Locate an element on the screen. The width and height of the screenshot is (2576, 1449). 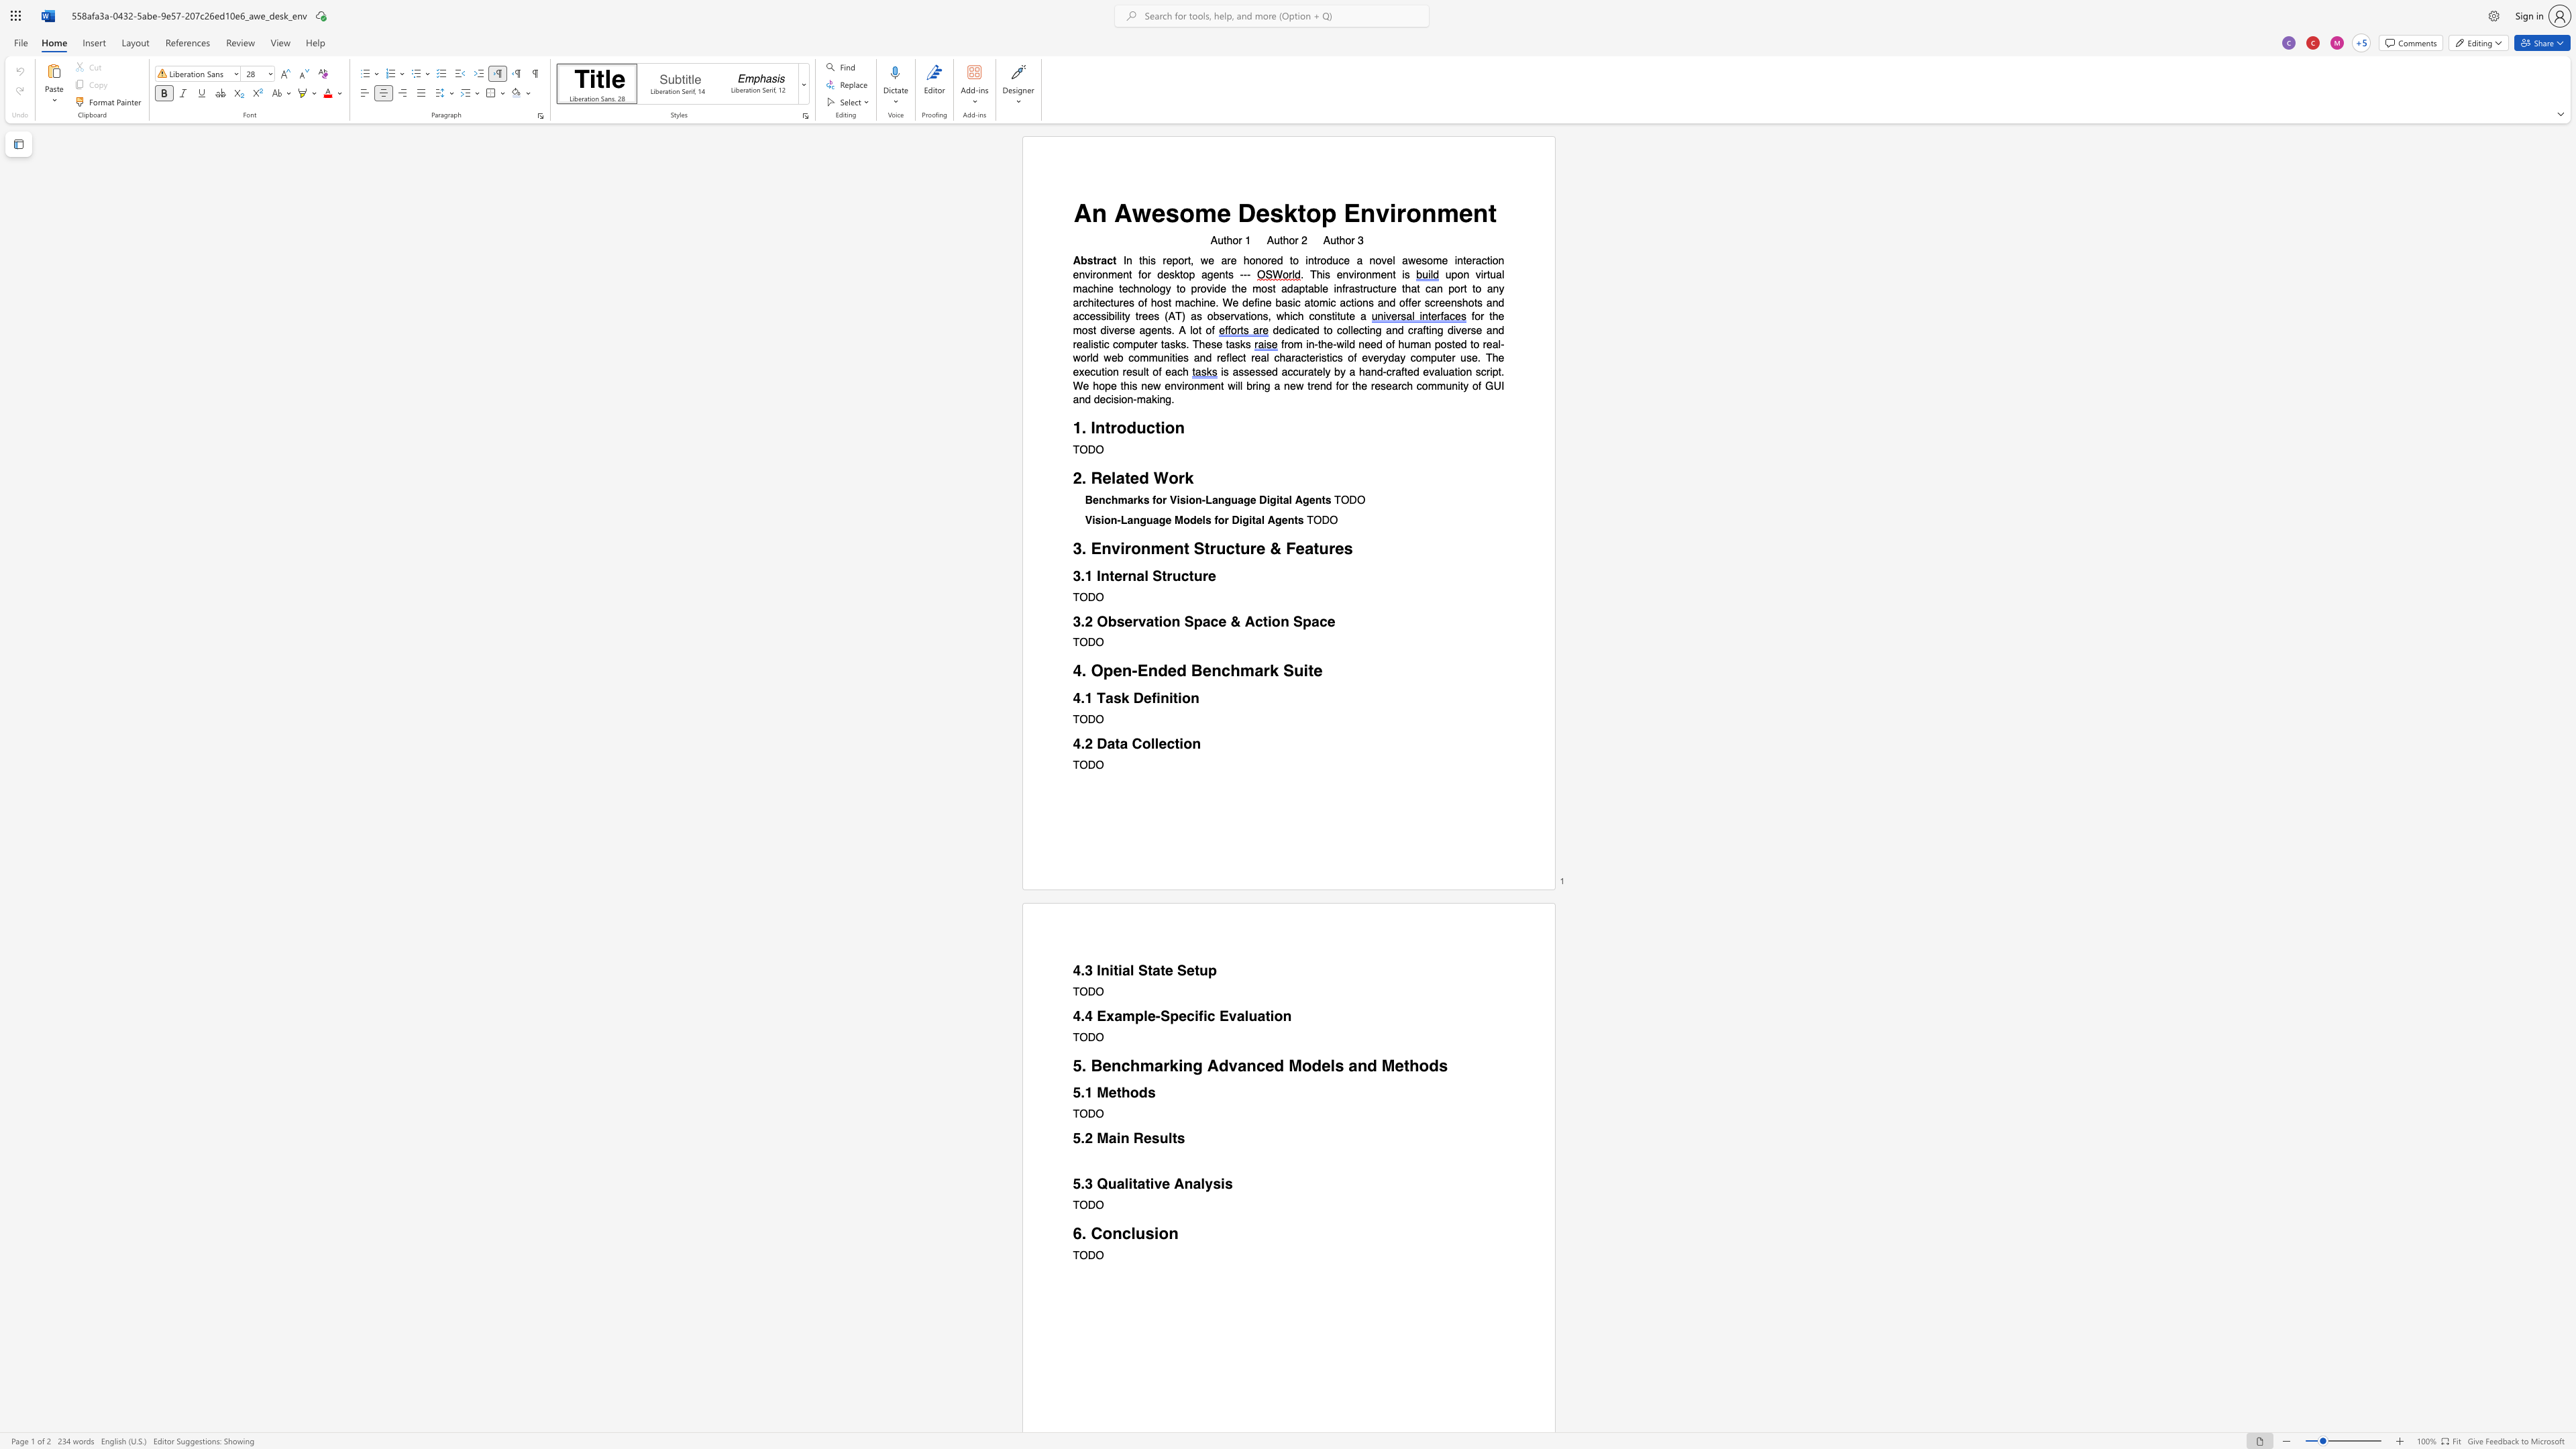
the subset text "Awesome Desktop Envir" within the text "An Awesome Desktop Environment" is located at coordinates (1114, 213).